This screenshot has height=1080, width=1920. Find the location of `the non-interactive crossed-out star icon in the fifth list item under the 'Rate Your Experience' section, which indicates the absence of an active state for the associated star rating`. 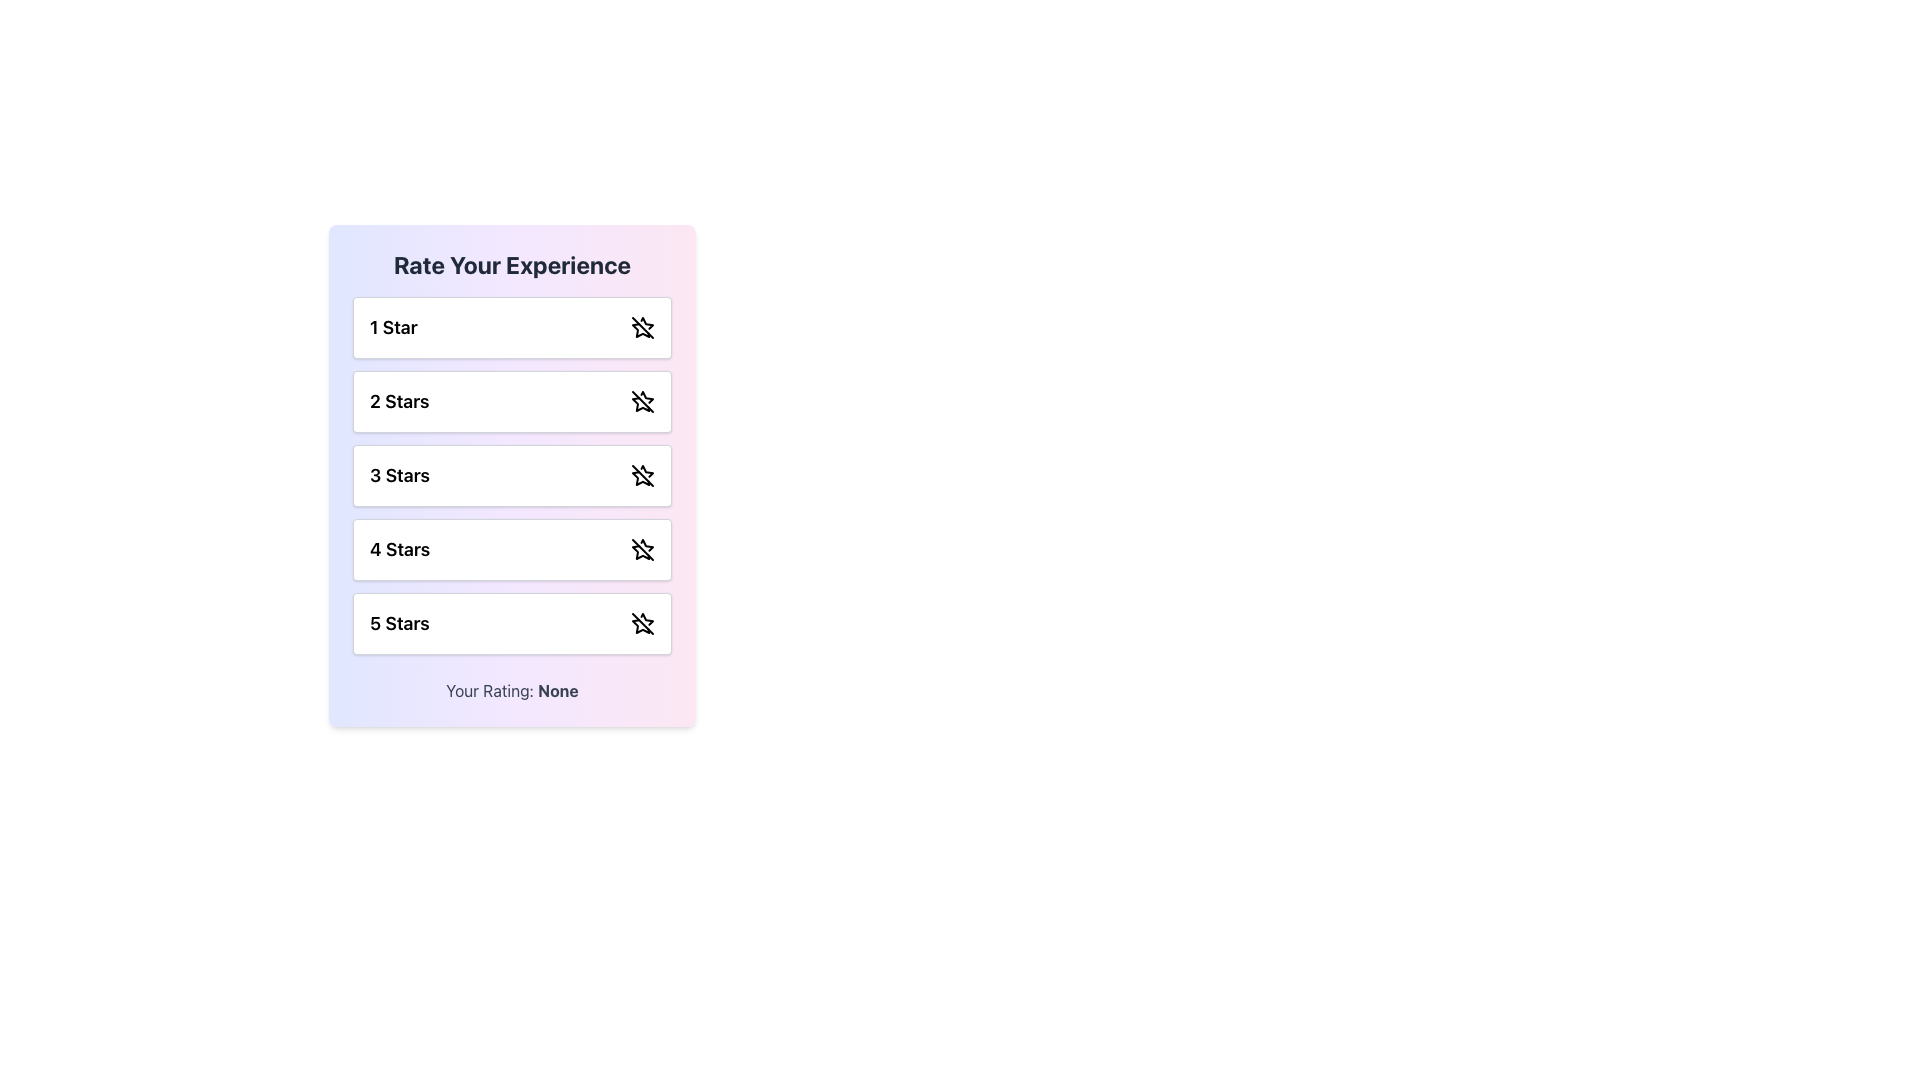

the non-interactive crossed-out star icon in the fifth list item under the 'Rate Your Experience' section, which indicates the absence of an active state for the associated star rating is located at coordinates (641, 625).